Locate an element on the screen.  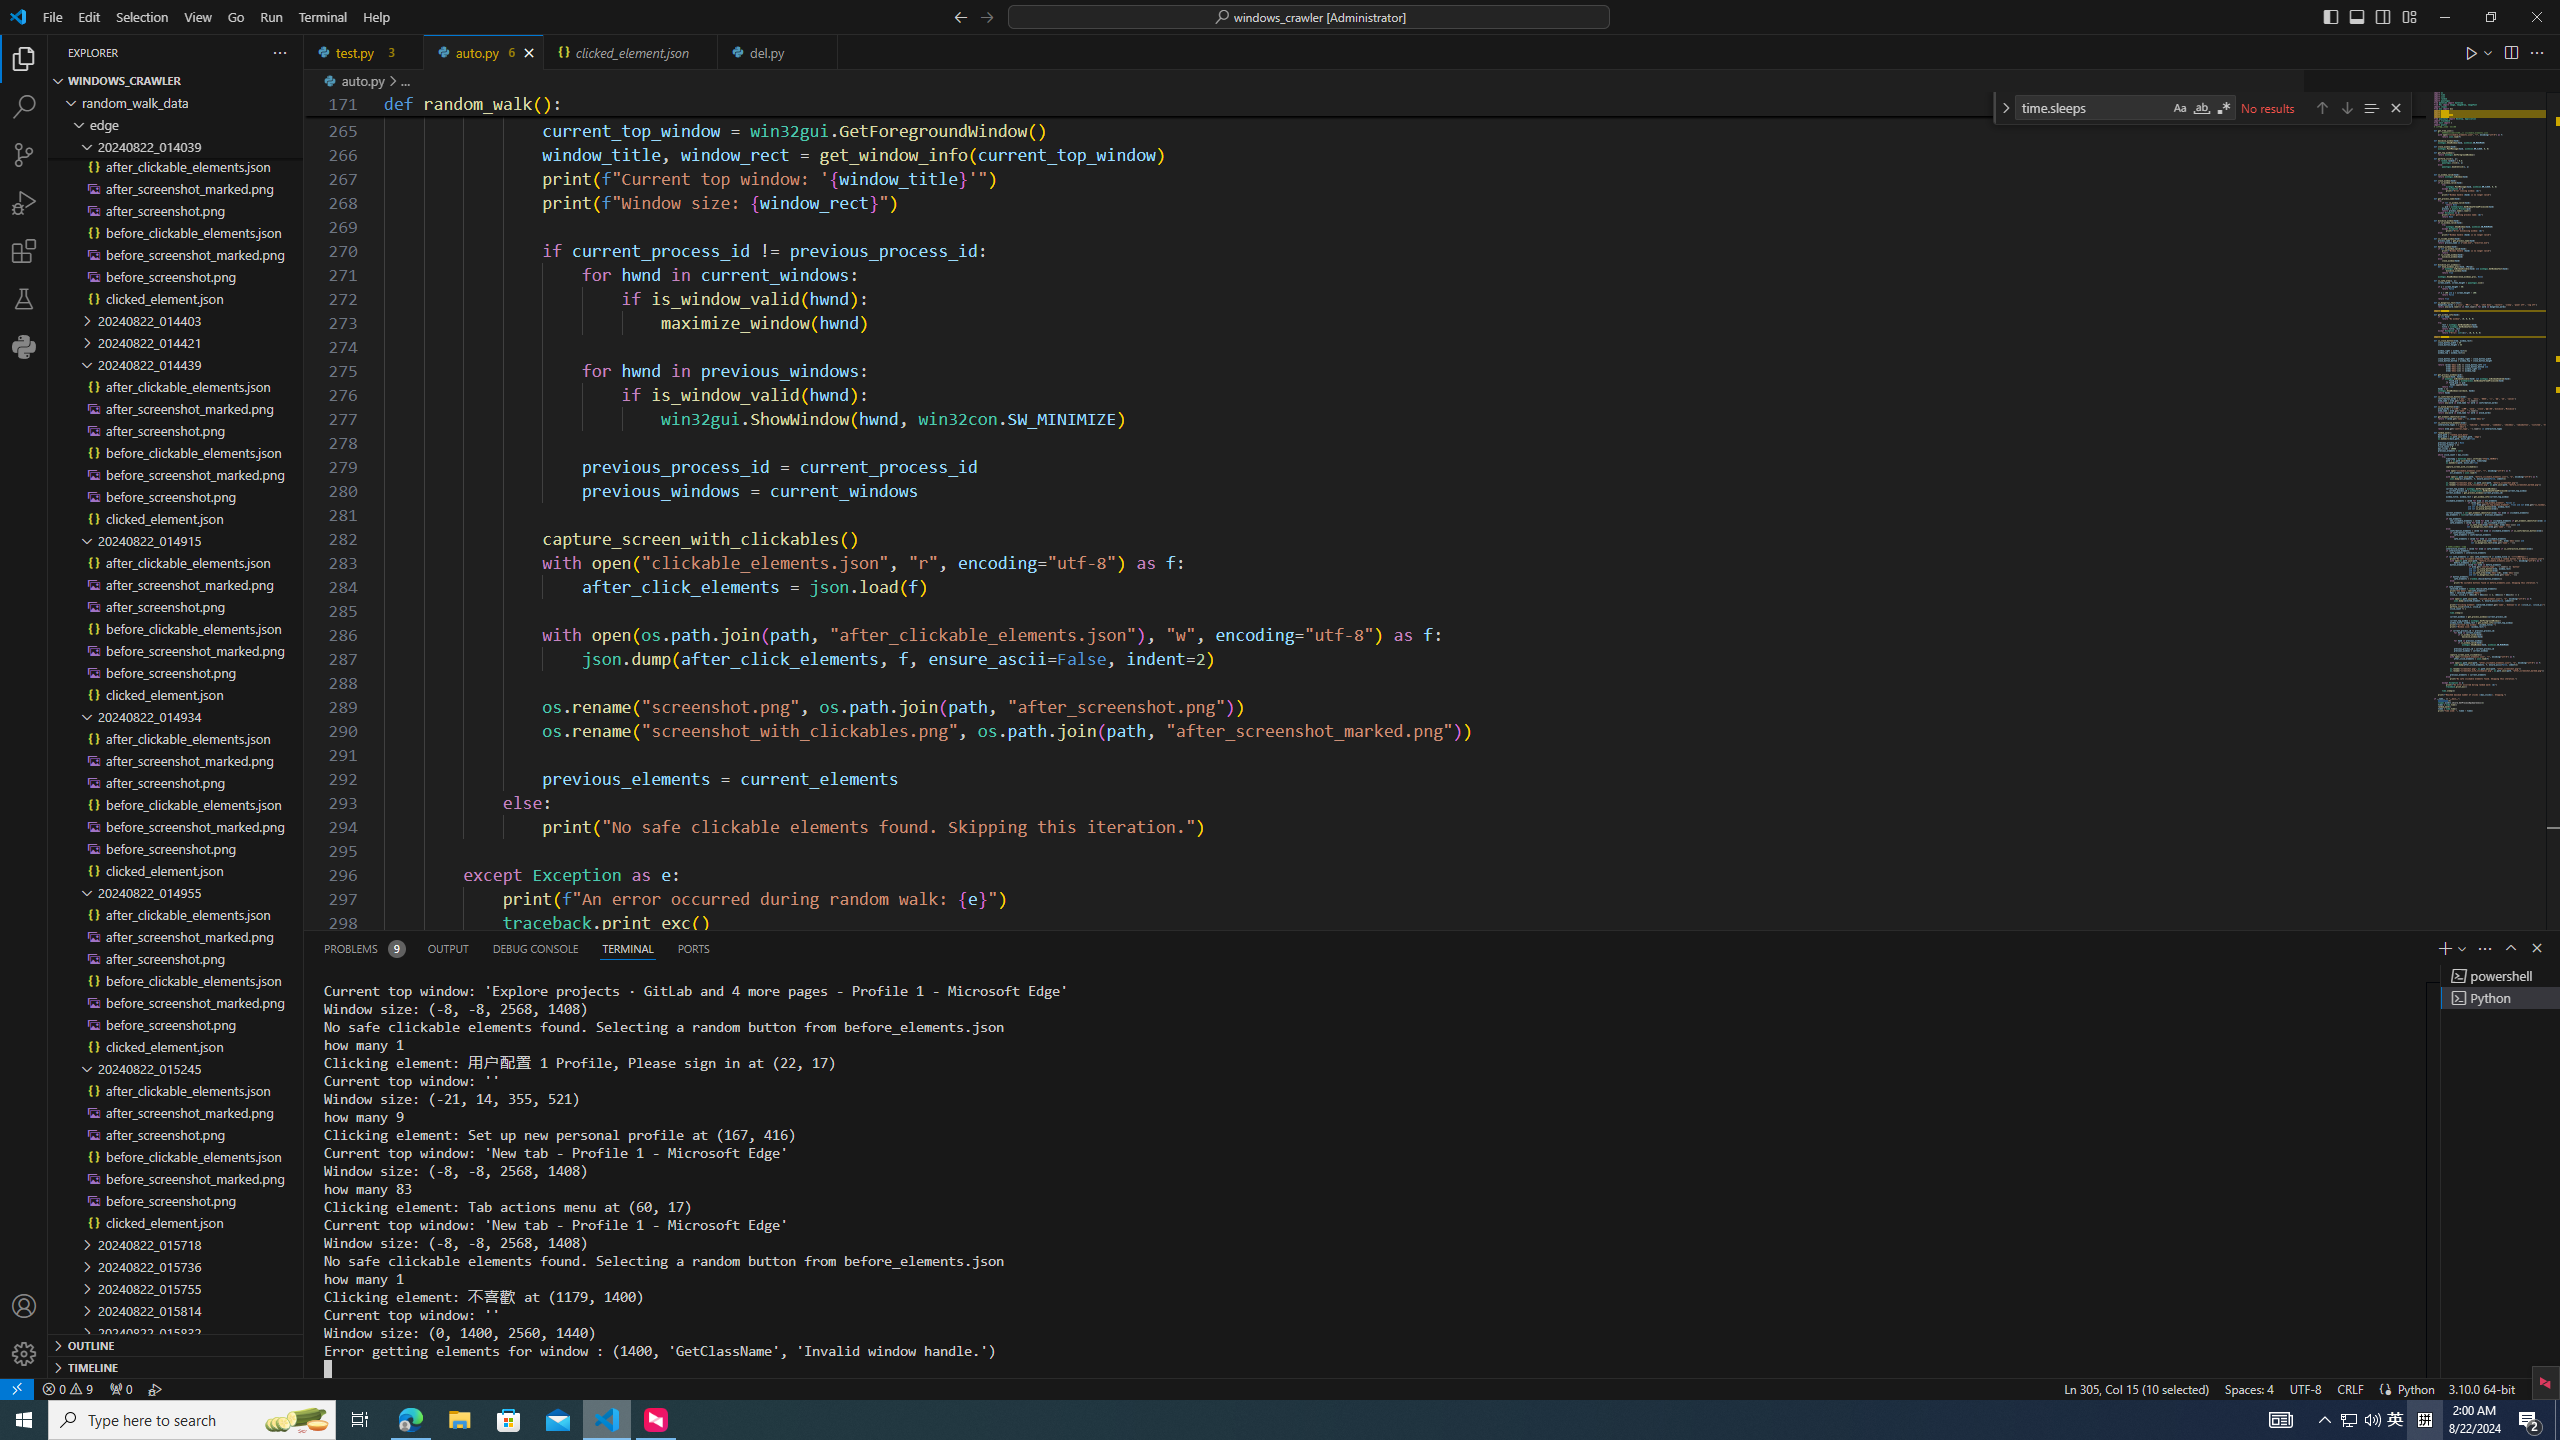
'Run or Debug...' is located at coordinates (2487, 50).